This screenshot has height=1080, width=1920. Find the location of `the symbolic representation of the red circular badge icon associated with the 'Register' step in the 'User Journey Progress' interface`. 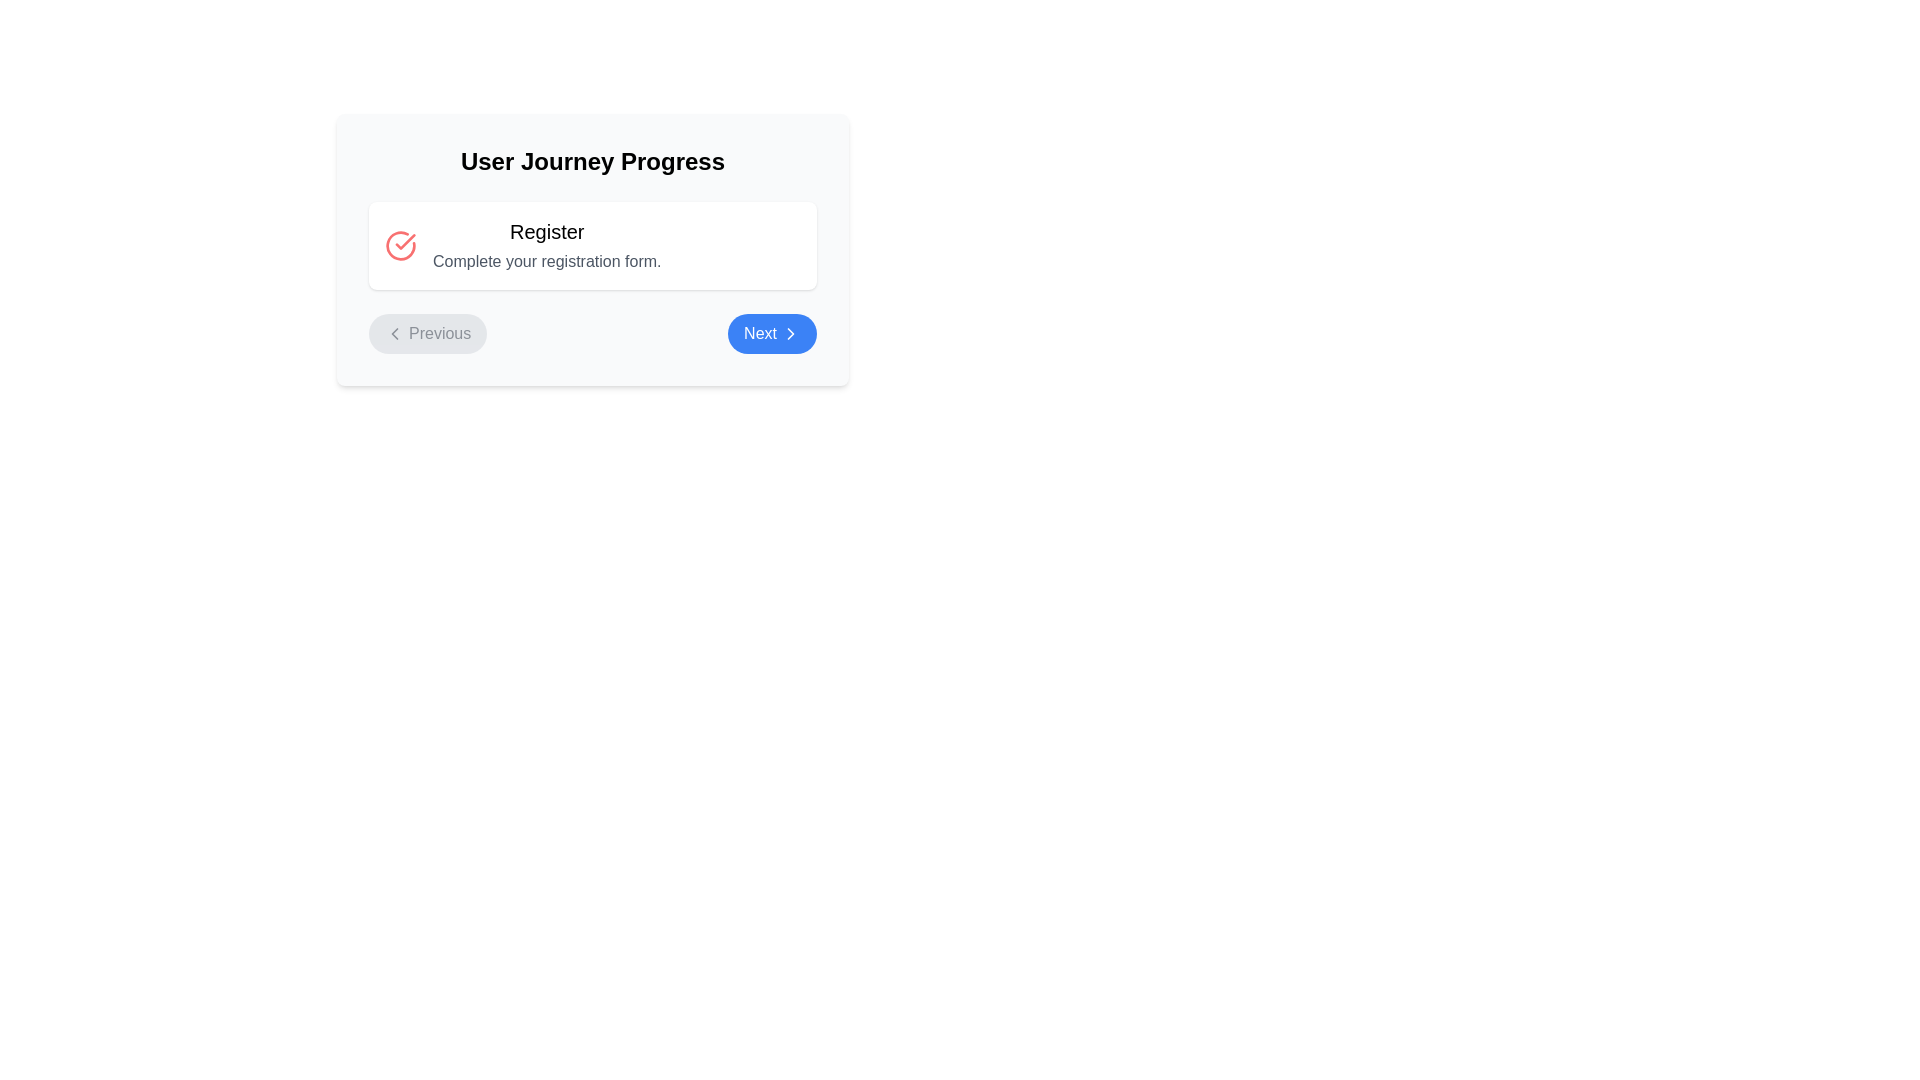

the symbolic representation of the red circular badge icon associated with the 'Register' step in the 'User Journey Progress' interface is located at coordinates (404, 241).